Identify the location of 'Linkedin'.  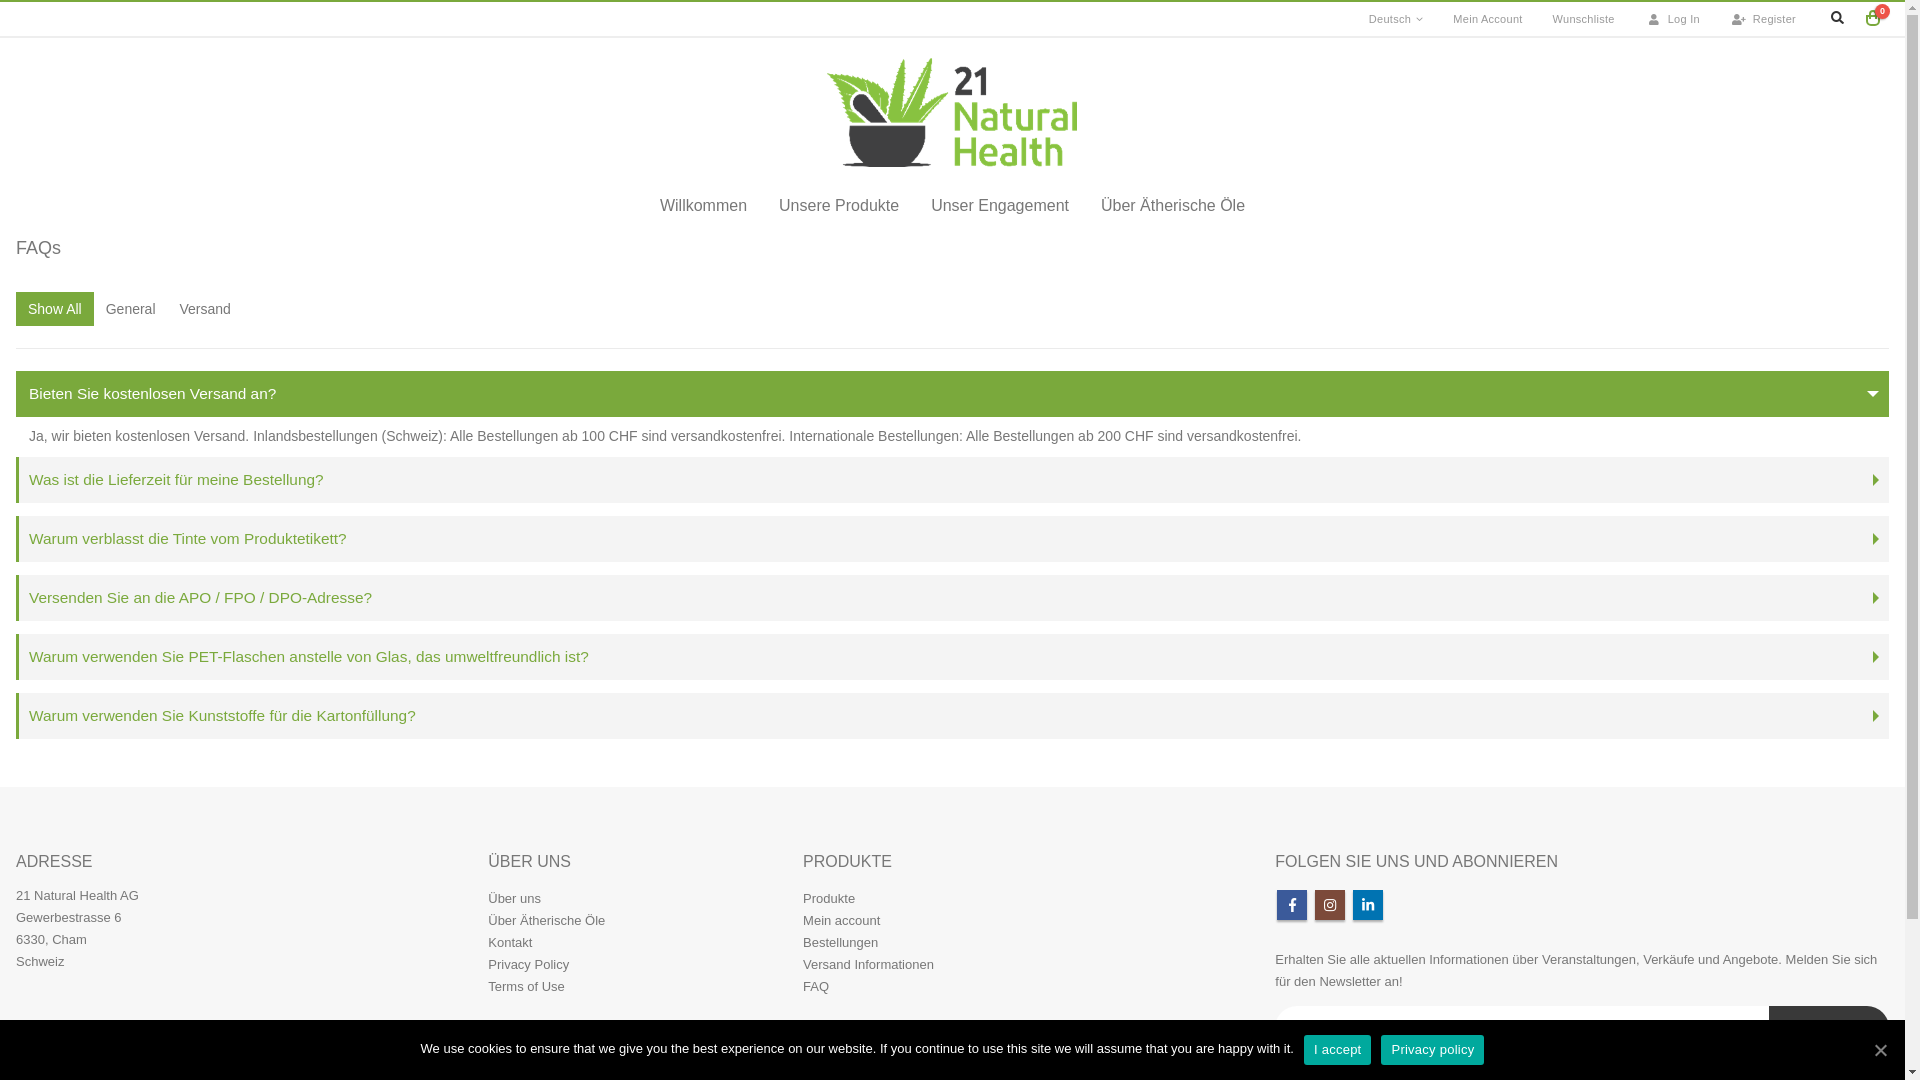
(1353, 905).